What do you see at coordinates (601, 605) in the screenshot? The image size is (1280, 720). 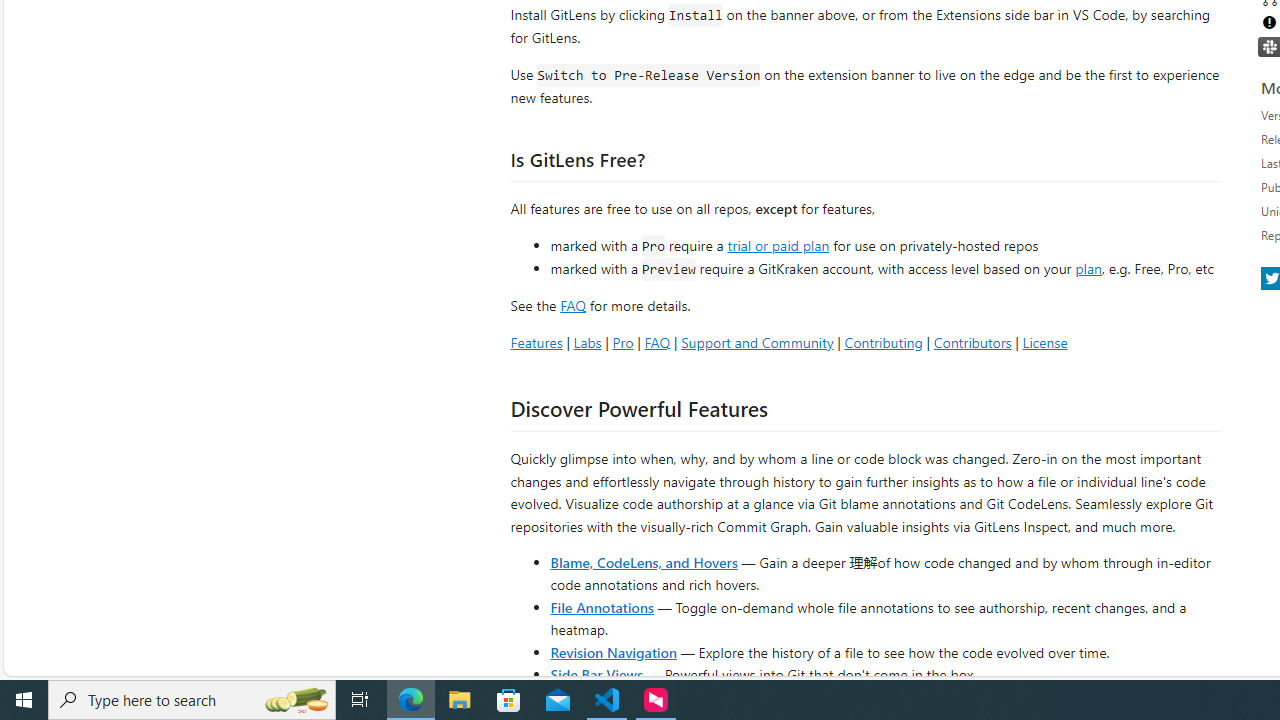 I see `'File Annotations'` at bounding box center [601, 605].